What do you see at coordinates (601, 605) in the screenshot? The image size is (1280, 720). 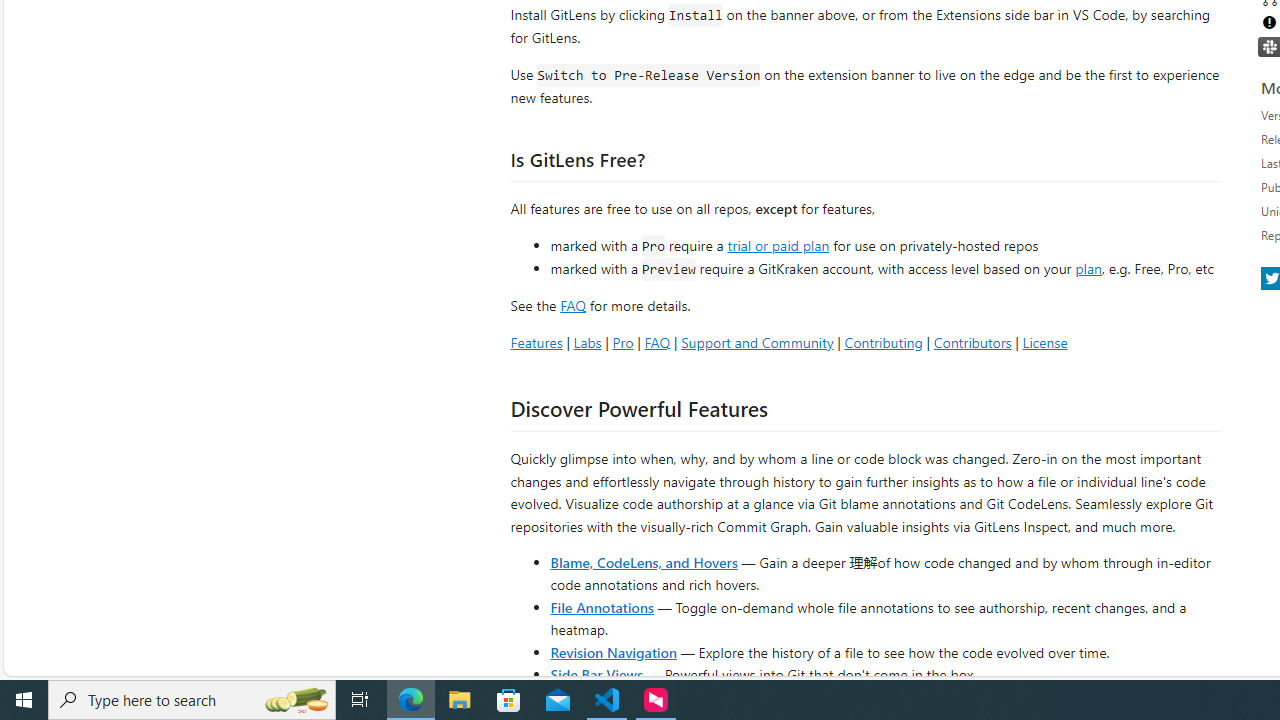 I see `'File Annotations'` at bounding box center [601, 605].